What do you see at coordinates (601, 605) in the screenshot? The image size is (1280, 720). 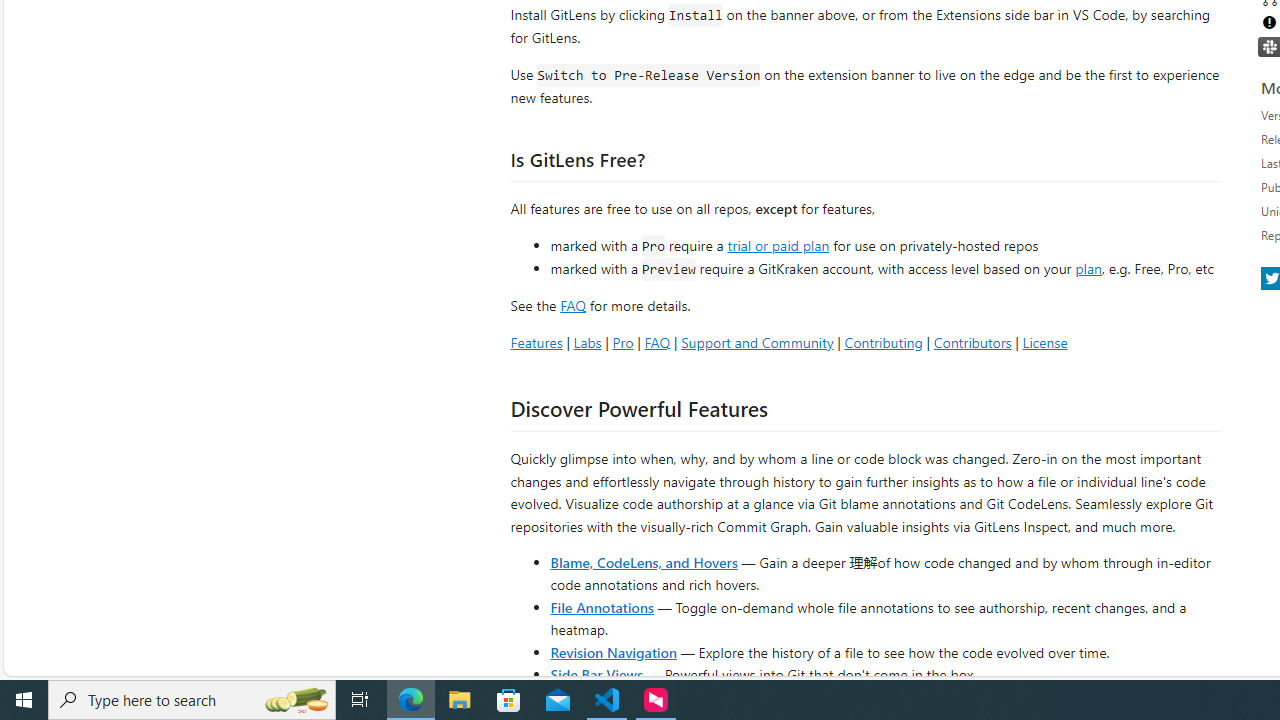 I see `'File Annotations'` at bounding box center [601, 605].